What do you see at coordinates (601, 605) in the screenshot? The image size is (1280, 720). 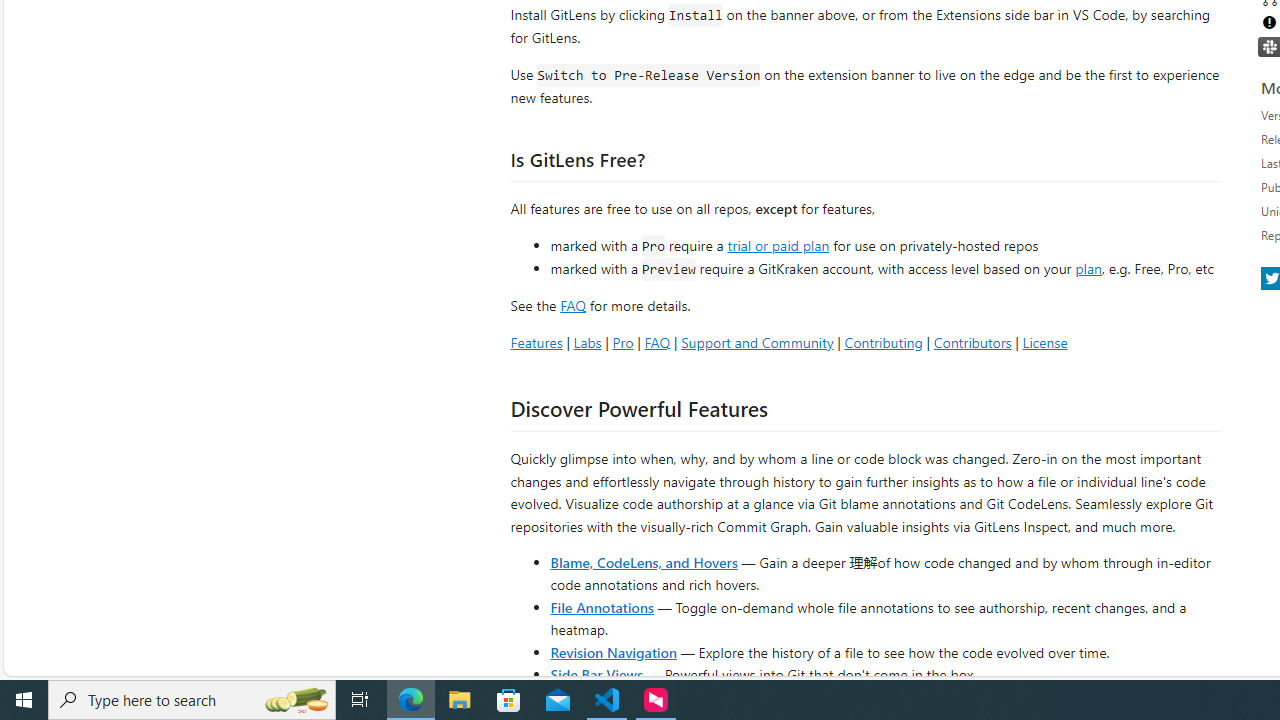 I see `'File Annotations'` at bounding box center [601, 605].